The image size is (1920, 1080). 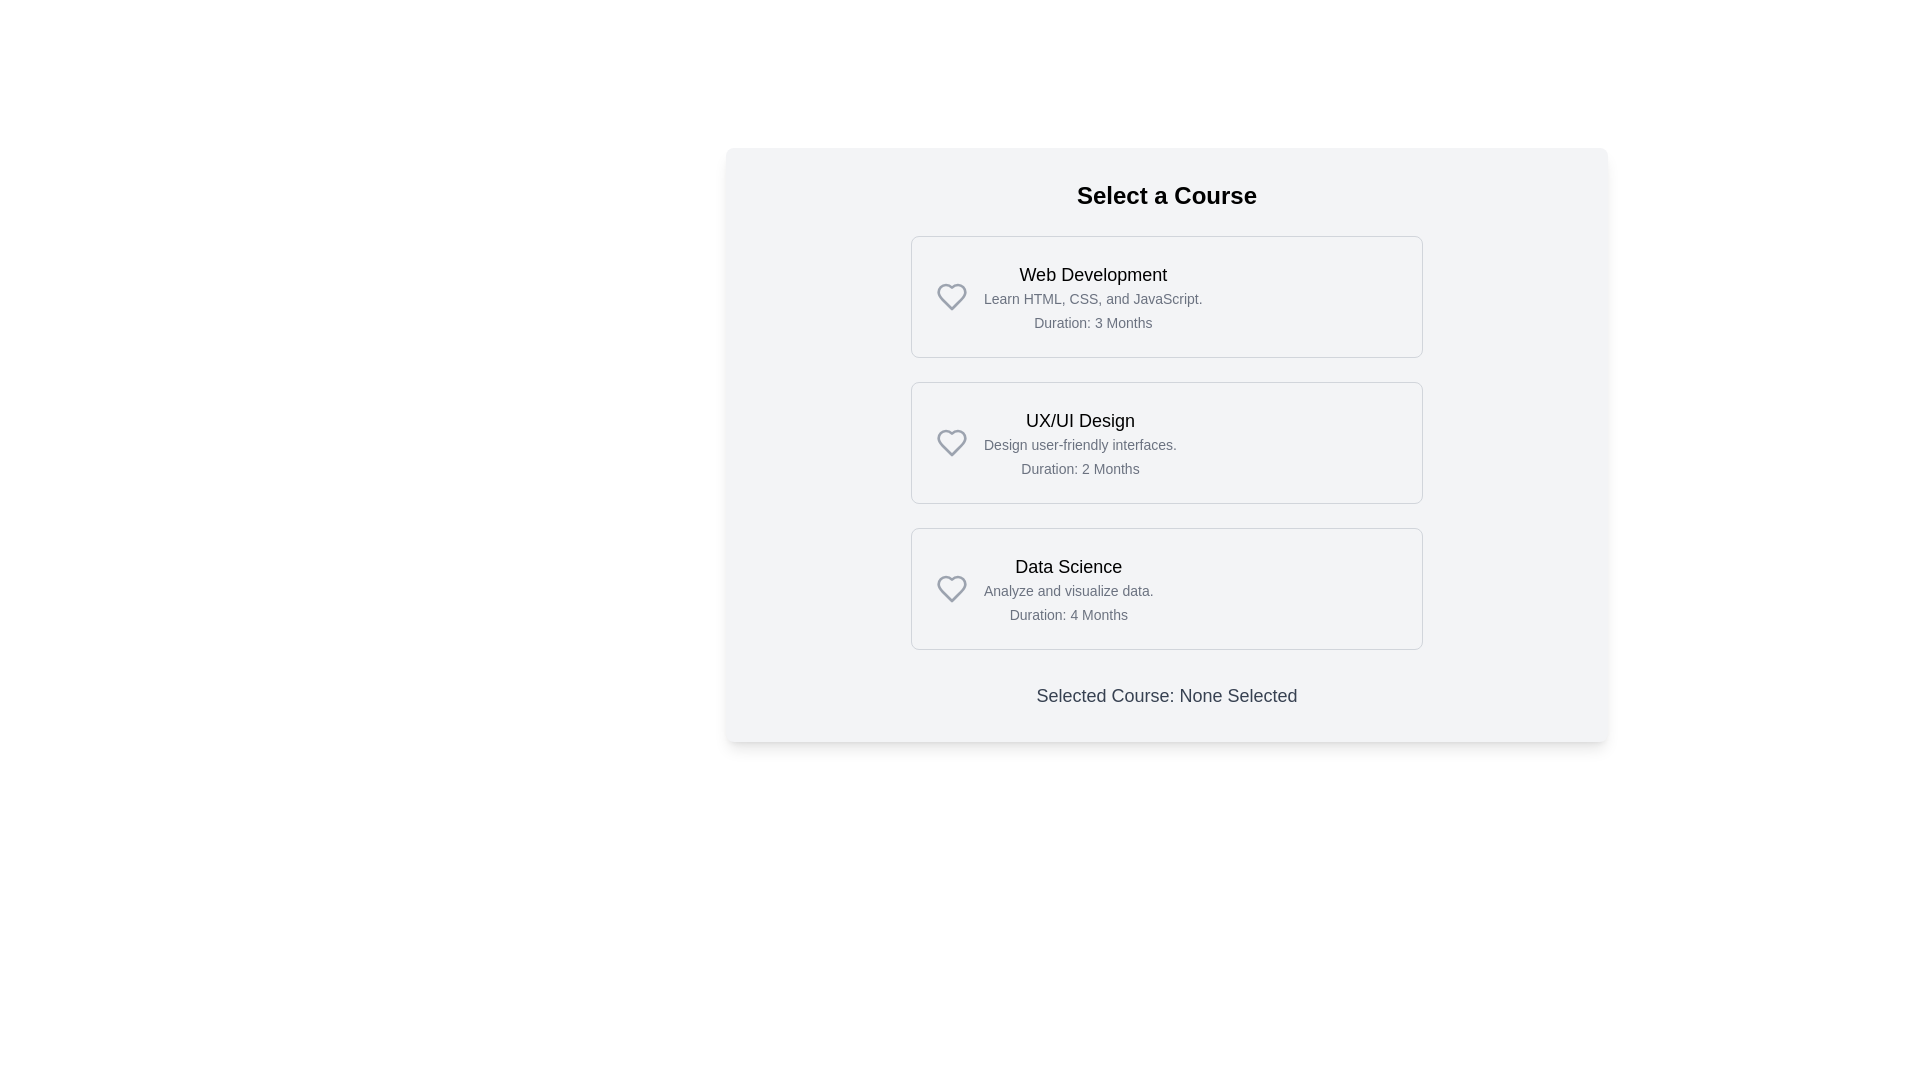 I want to click on the Text Label that identifies the UX/UI Design course, located at the top of the second course description box, to interact with adjacent buttons or links, so click(x=1079, y=419).